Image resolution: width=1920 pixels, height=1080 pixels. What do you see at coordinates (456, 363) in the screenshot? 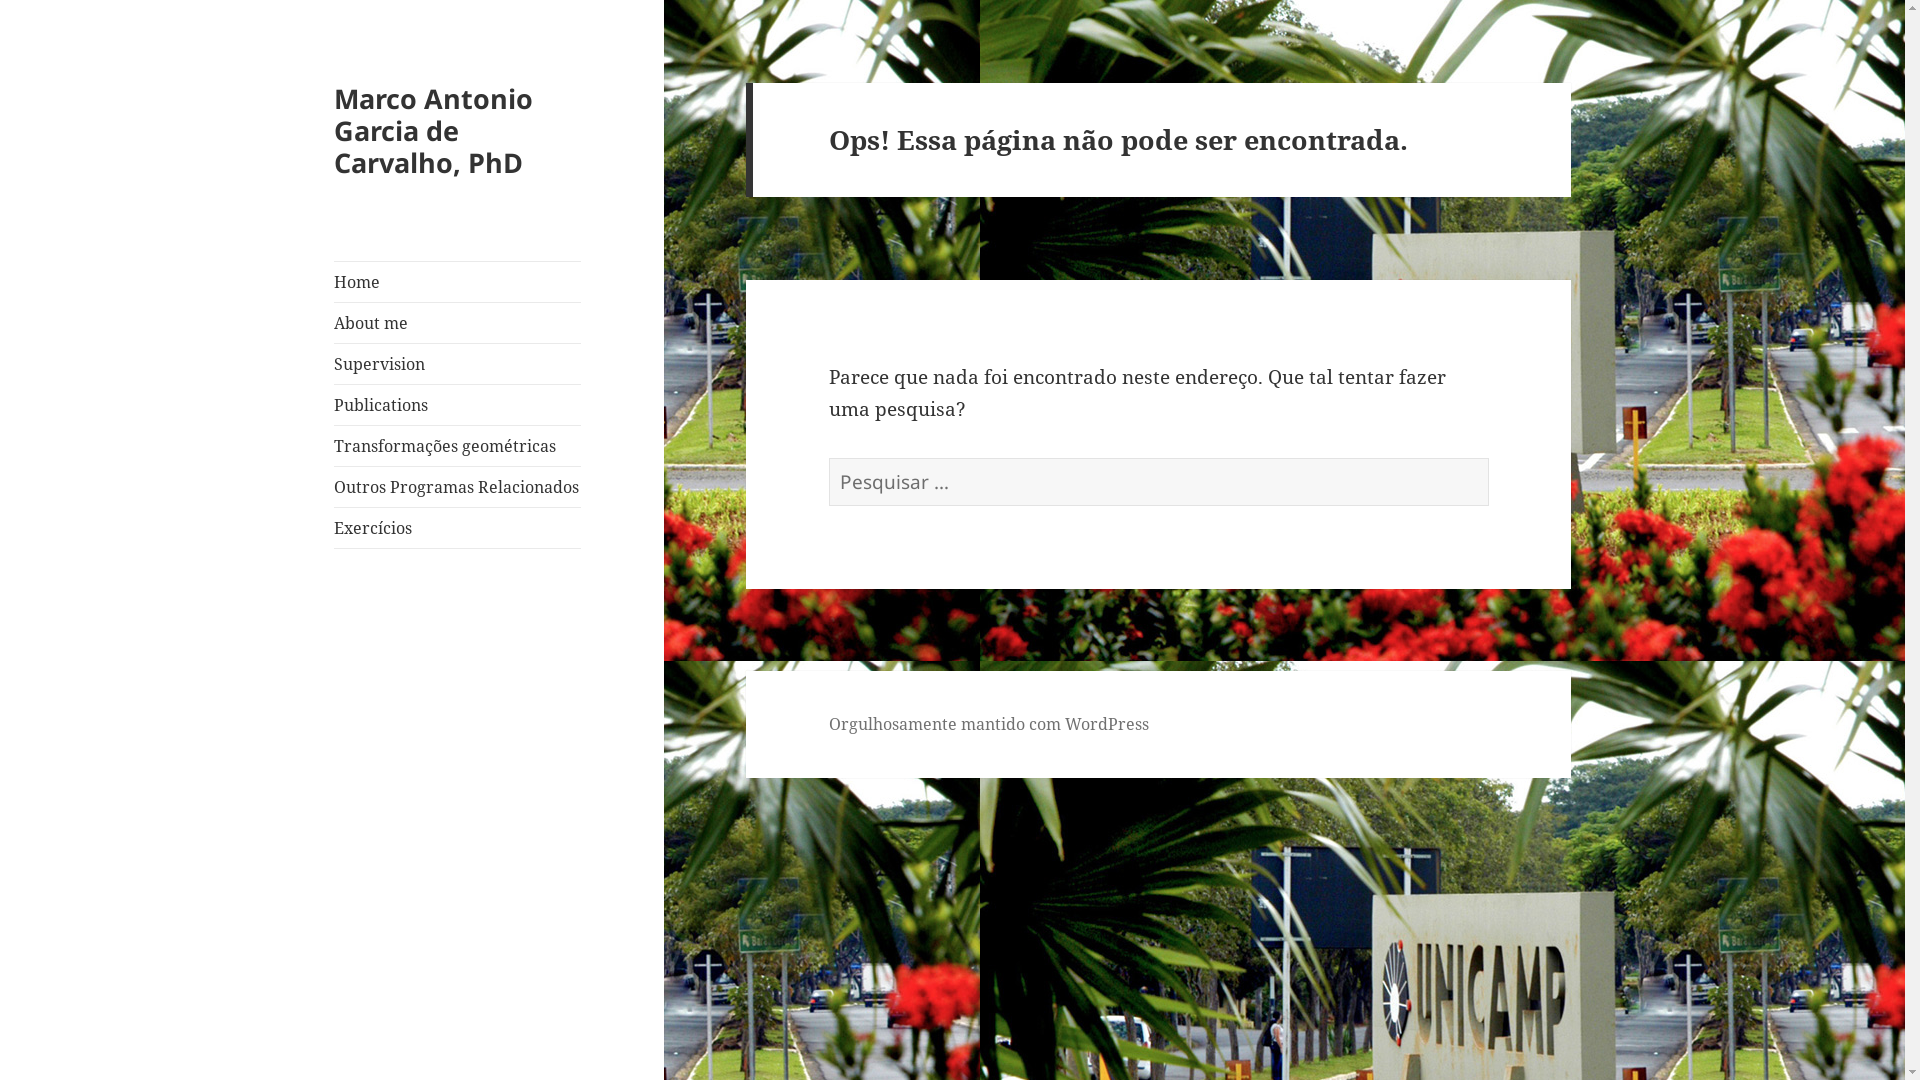
I see `'Supervision'` at bounding box center [456, 363].